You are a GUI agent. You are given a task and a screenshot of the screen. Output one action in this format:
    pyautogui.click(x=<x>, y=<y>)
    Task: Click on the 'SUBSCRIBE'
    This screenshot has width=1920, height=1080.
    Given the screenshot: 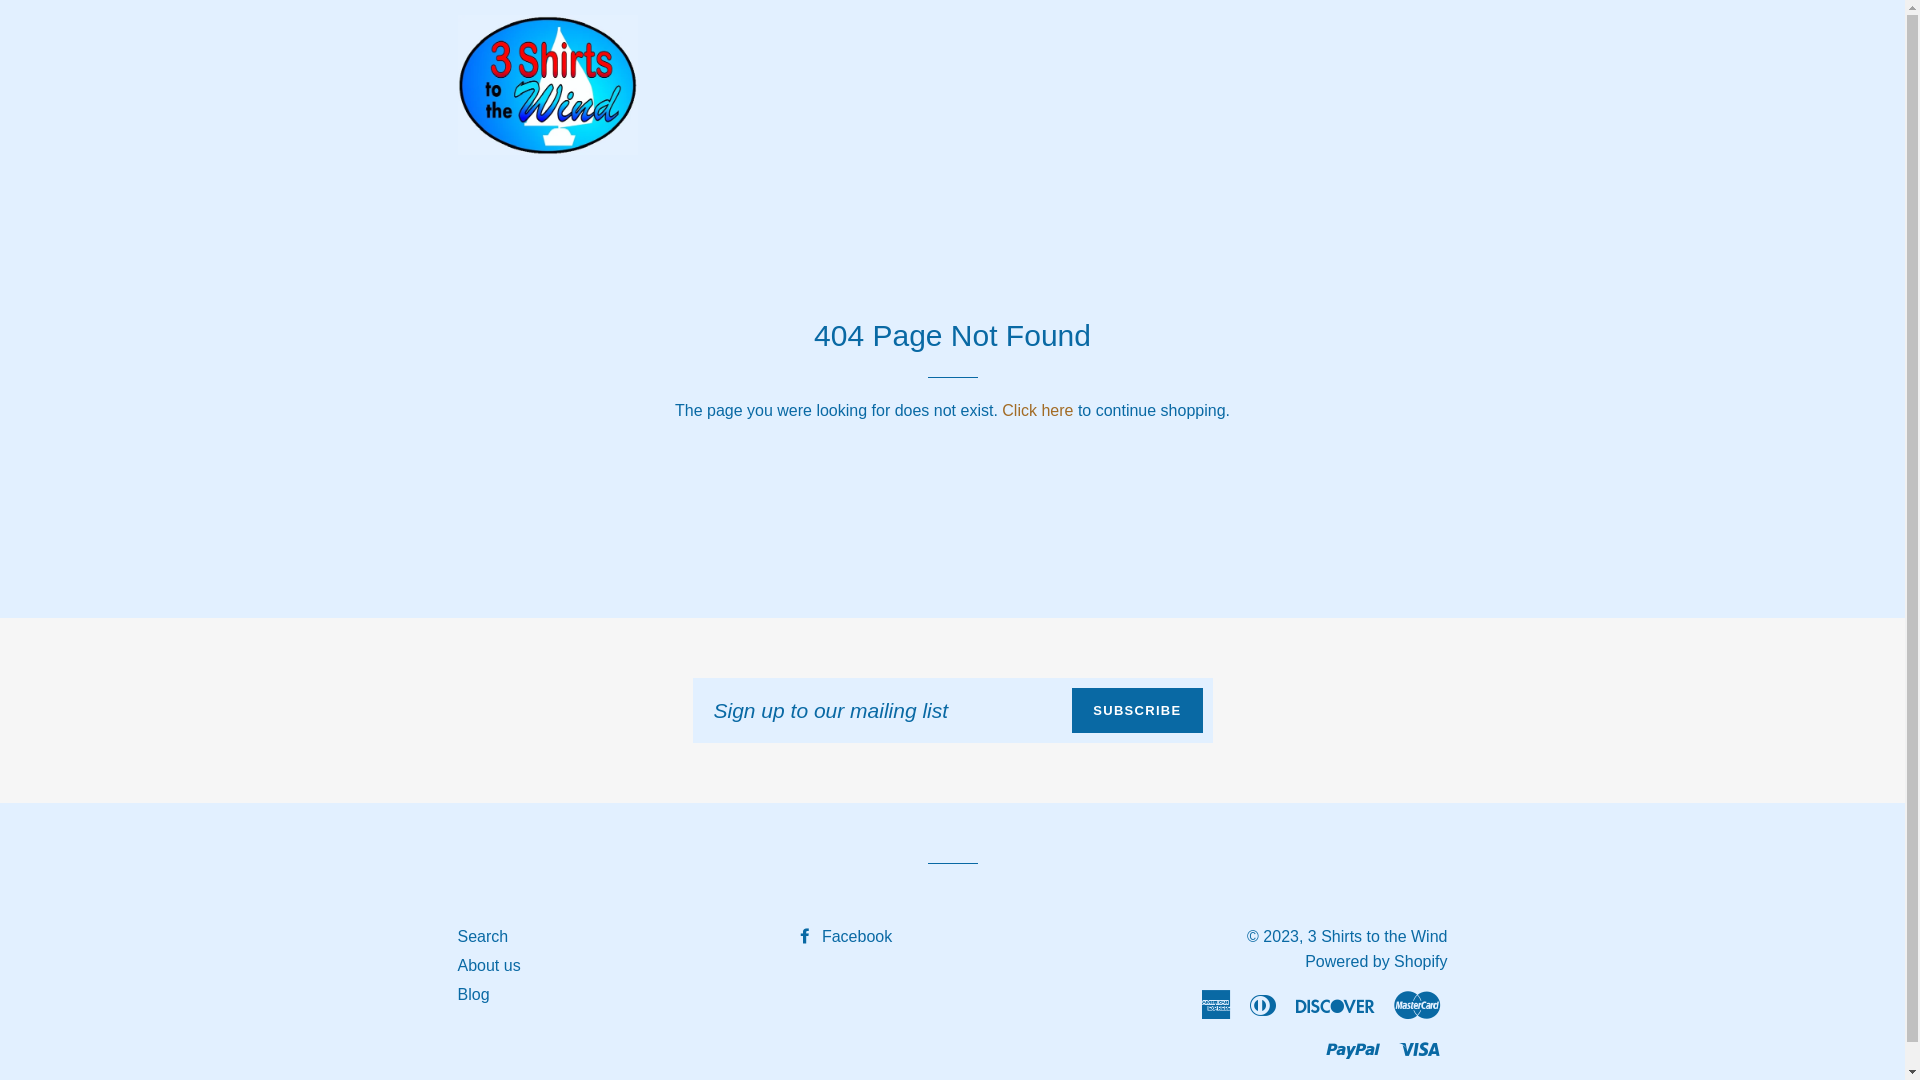 What is the action you would take?
    pyautogui.click(x=1070, y=709)
    